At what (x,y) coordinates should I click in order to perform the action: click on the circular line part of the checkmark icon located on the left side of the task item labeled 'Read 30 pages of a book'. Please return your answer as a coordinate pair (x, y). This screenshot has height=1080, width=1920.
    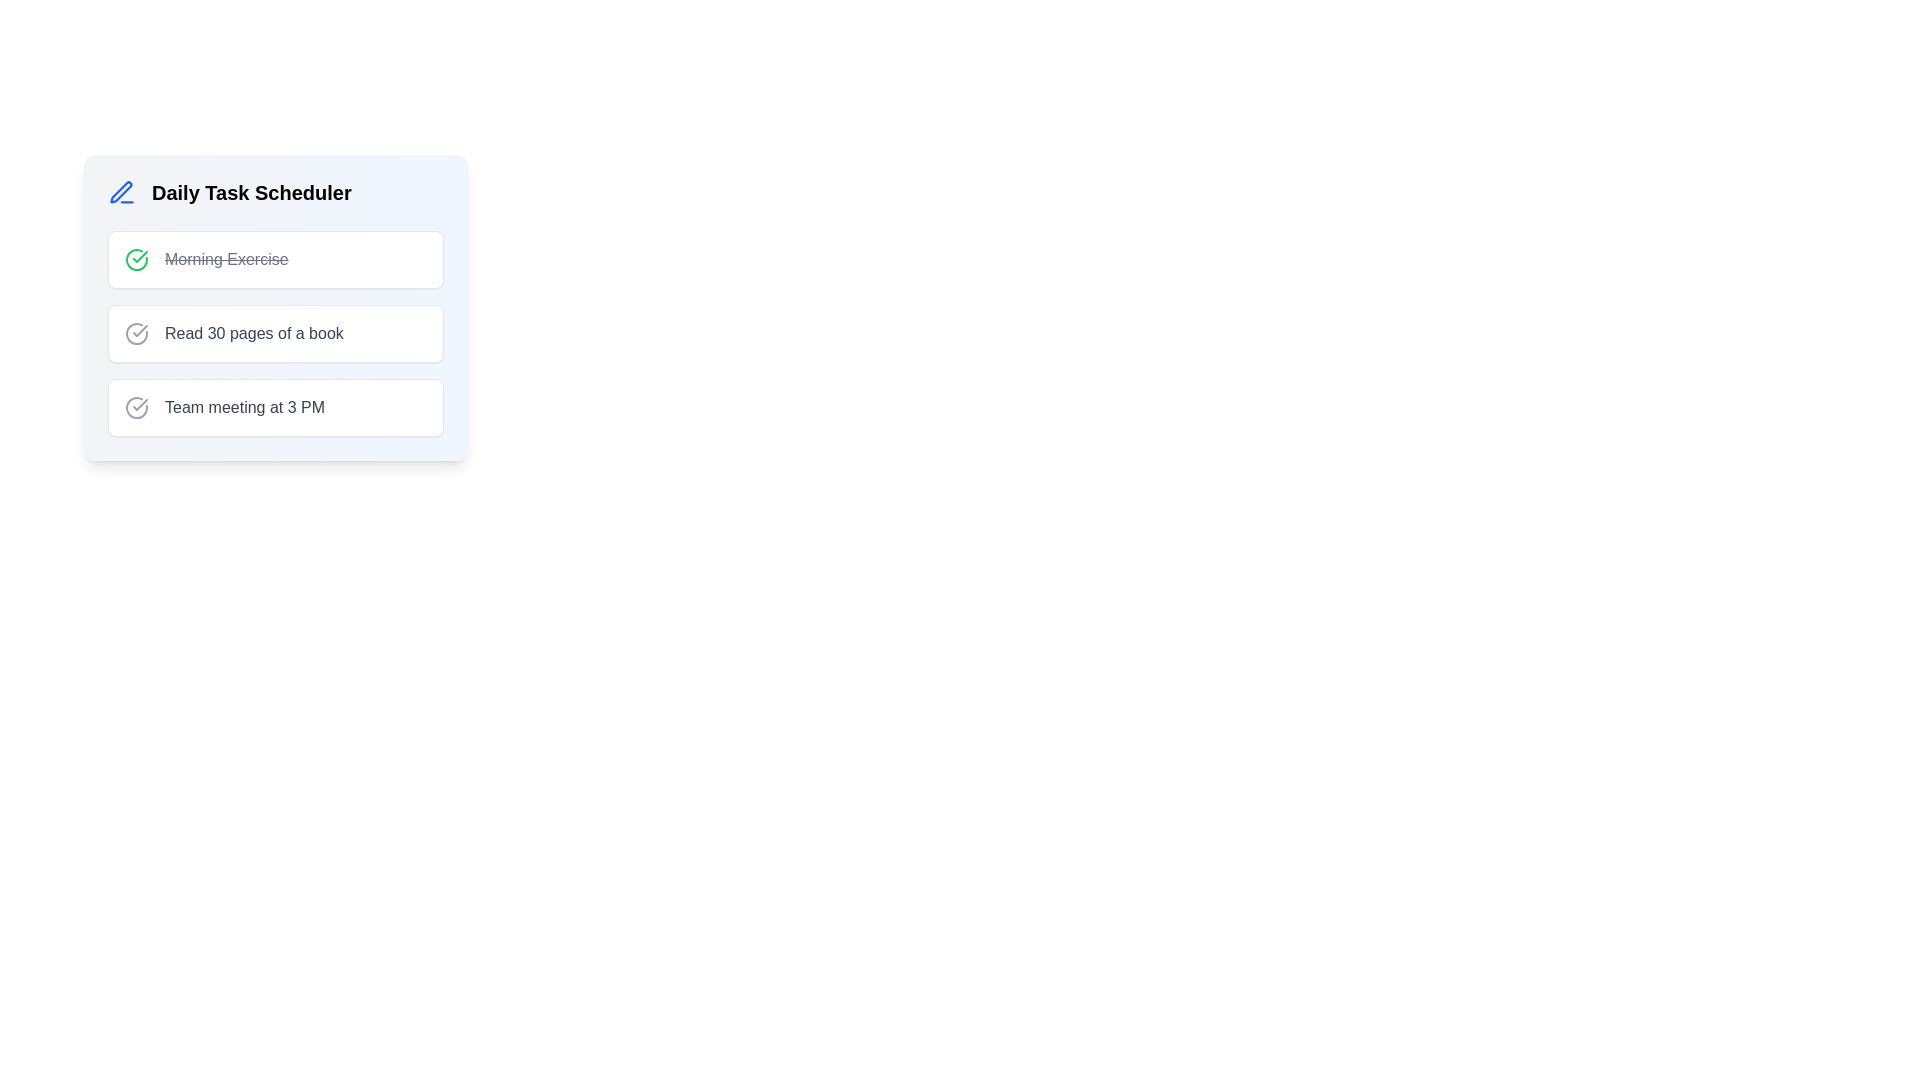
    Looking at the image, I should click on (136, 333).